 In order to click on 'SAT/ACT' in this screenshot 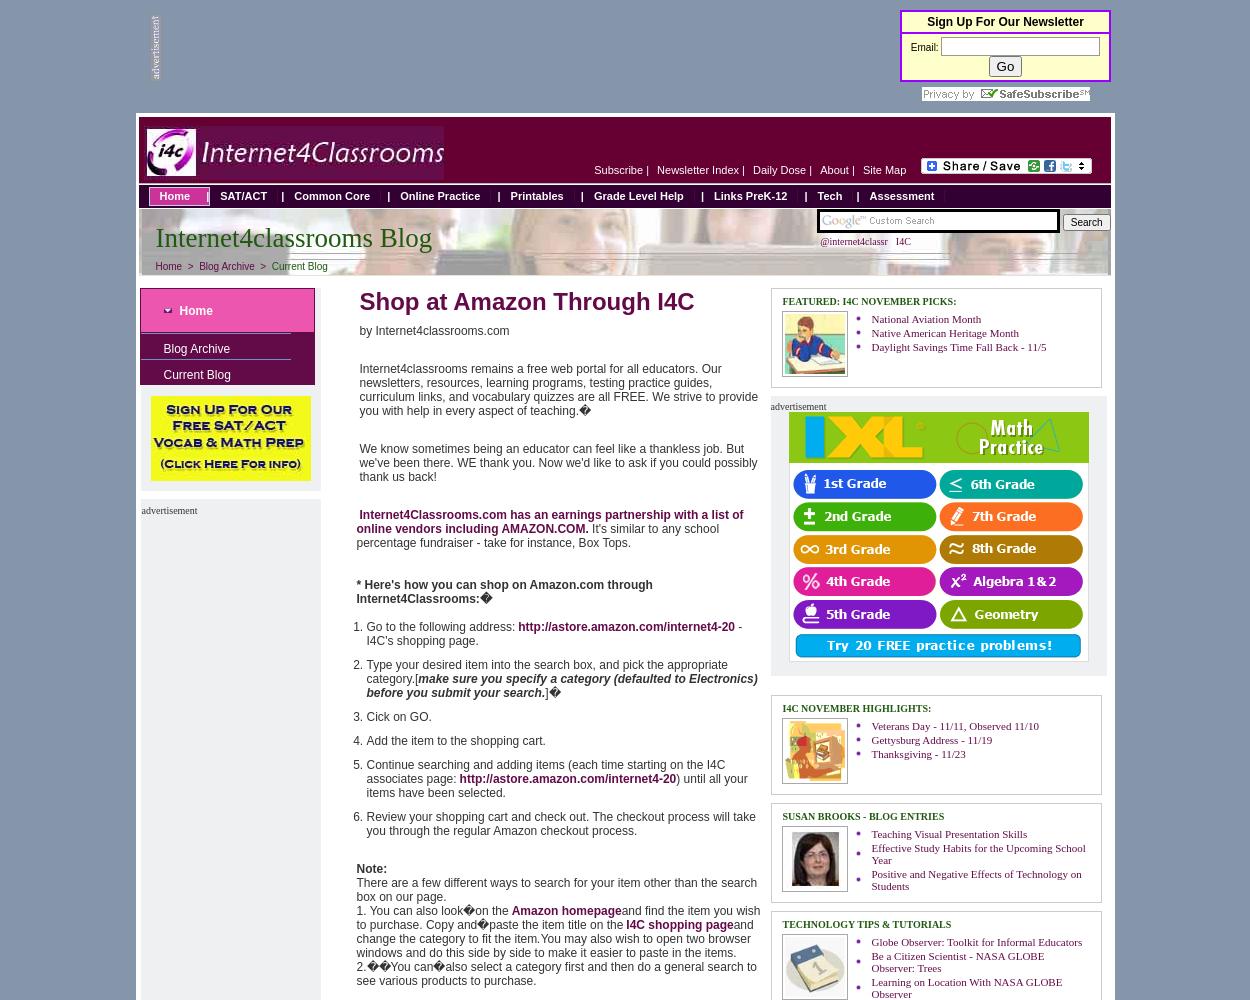, I will do `click(219, 195)`.